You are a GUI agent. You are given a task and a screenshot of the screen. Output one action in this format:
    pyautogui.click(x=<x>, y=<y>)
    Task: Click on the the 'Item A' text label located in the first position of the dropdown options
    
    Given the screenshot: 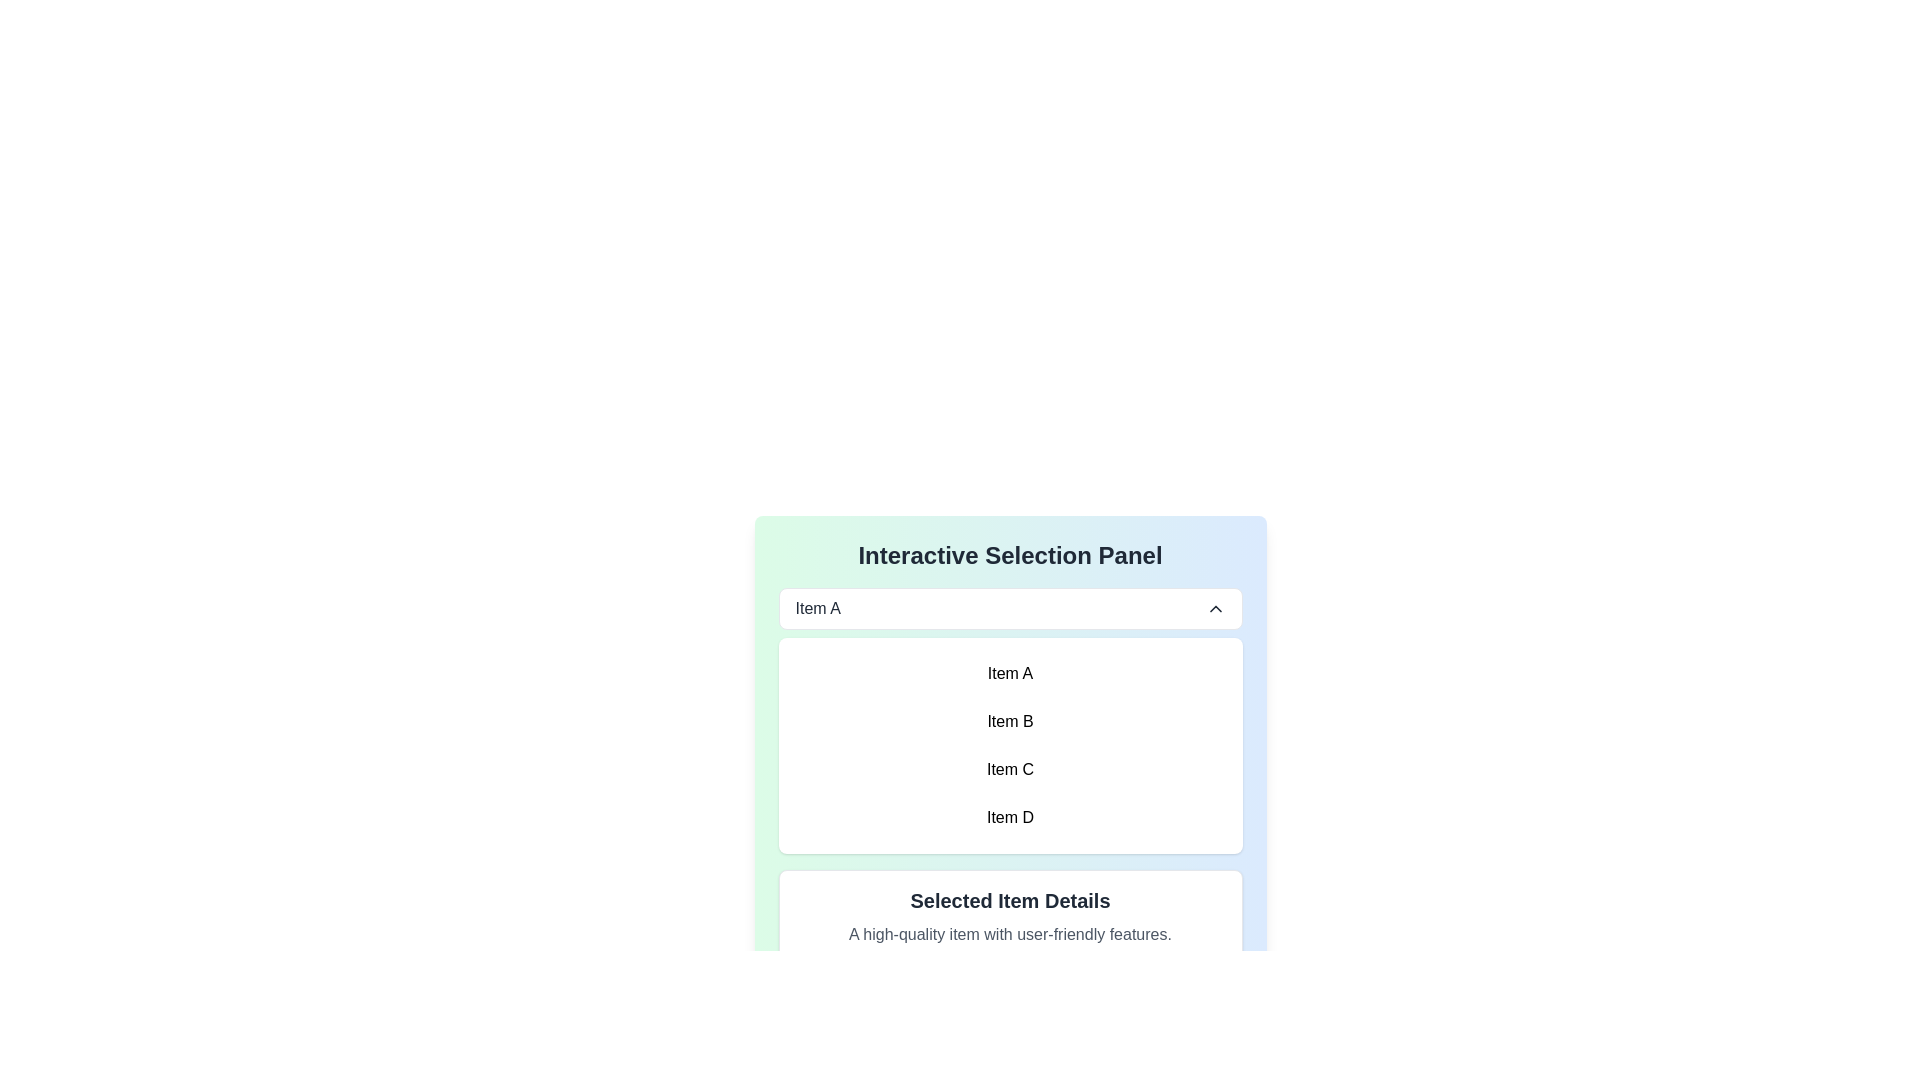 What is the action you would take?
    pyautogui.click(x=817, y=608)
    